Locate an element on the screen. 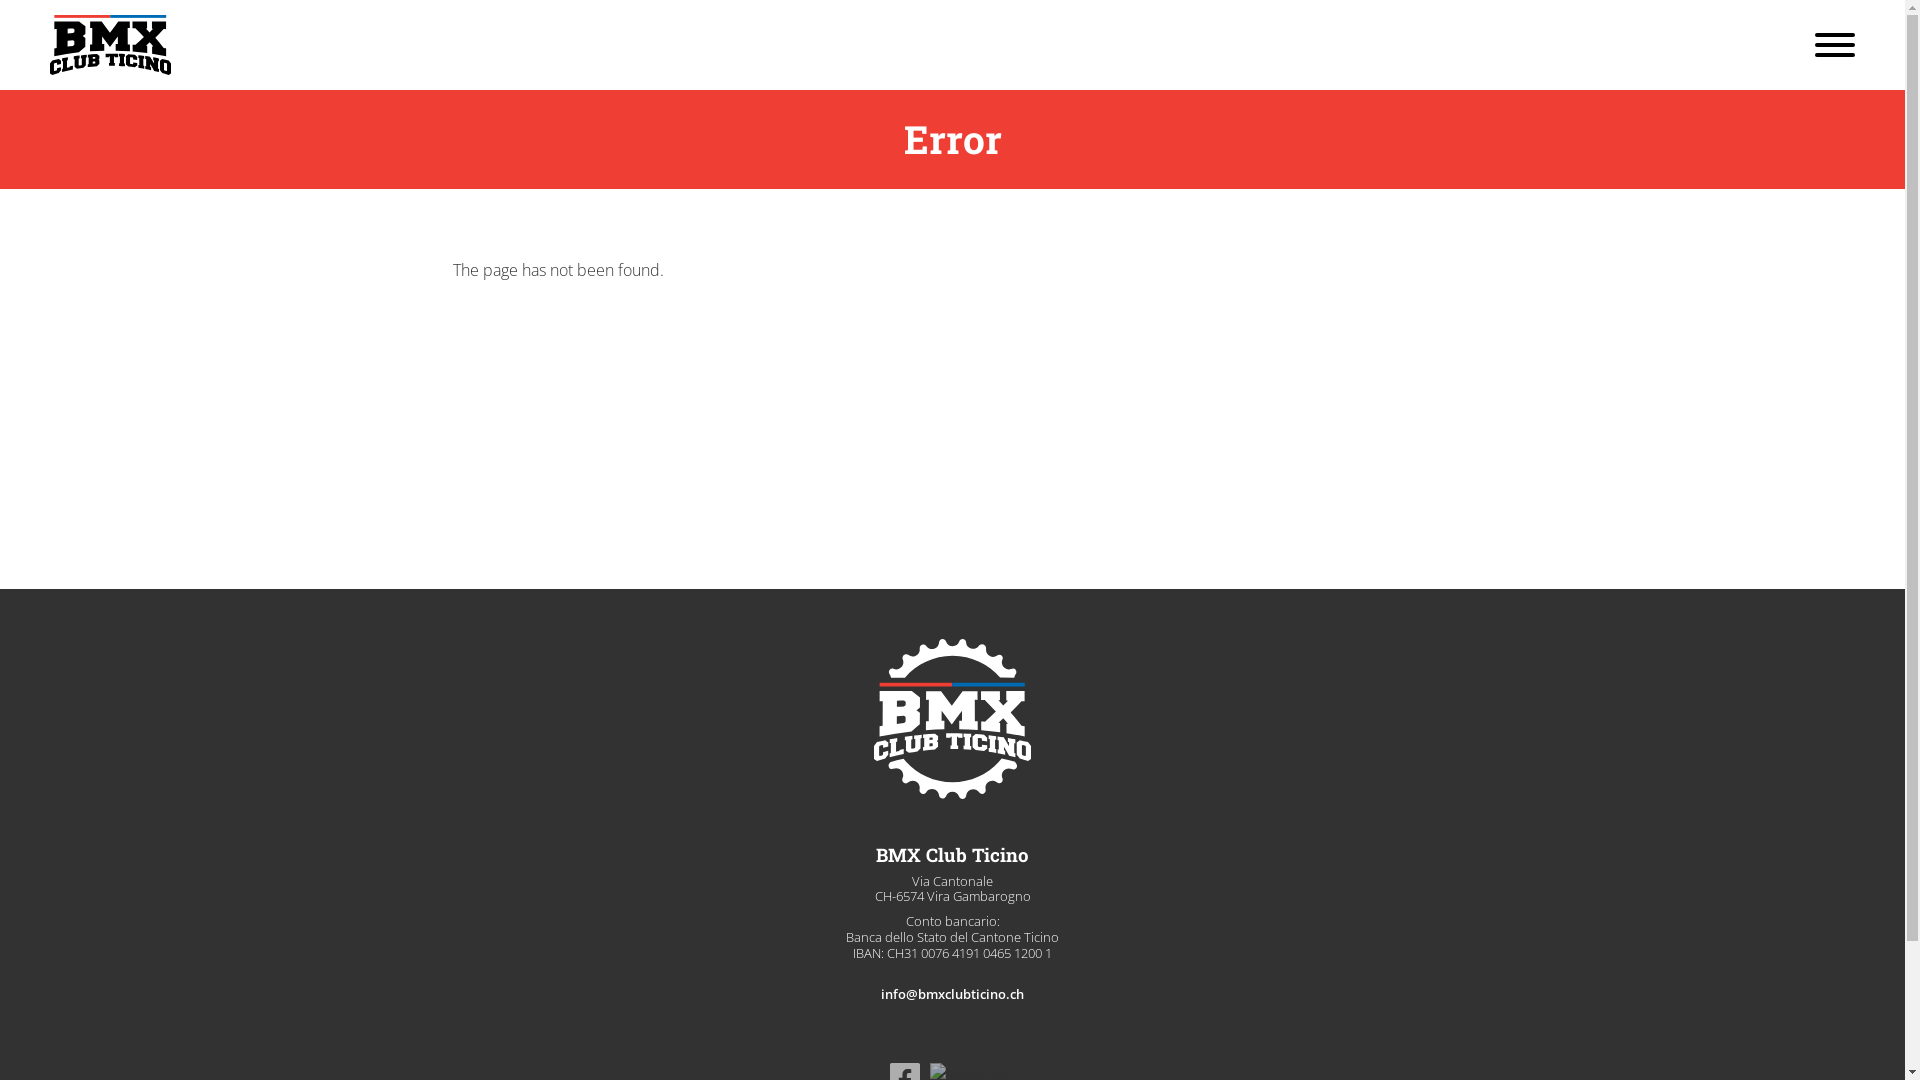  'info@bmxclubticino.ch' is located at coordinates (951, 995).